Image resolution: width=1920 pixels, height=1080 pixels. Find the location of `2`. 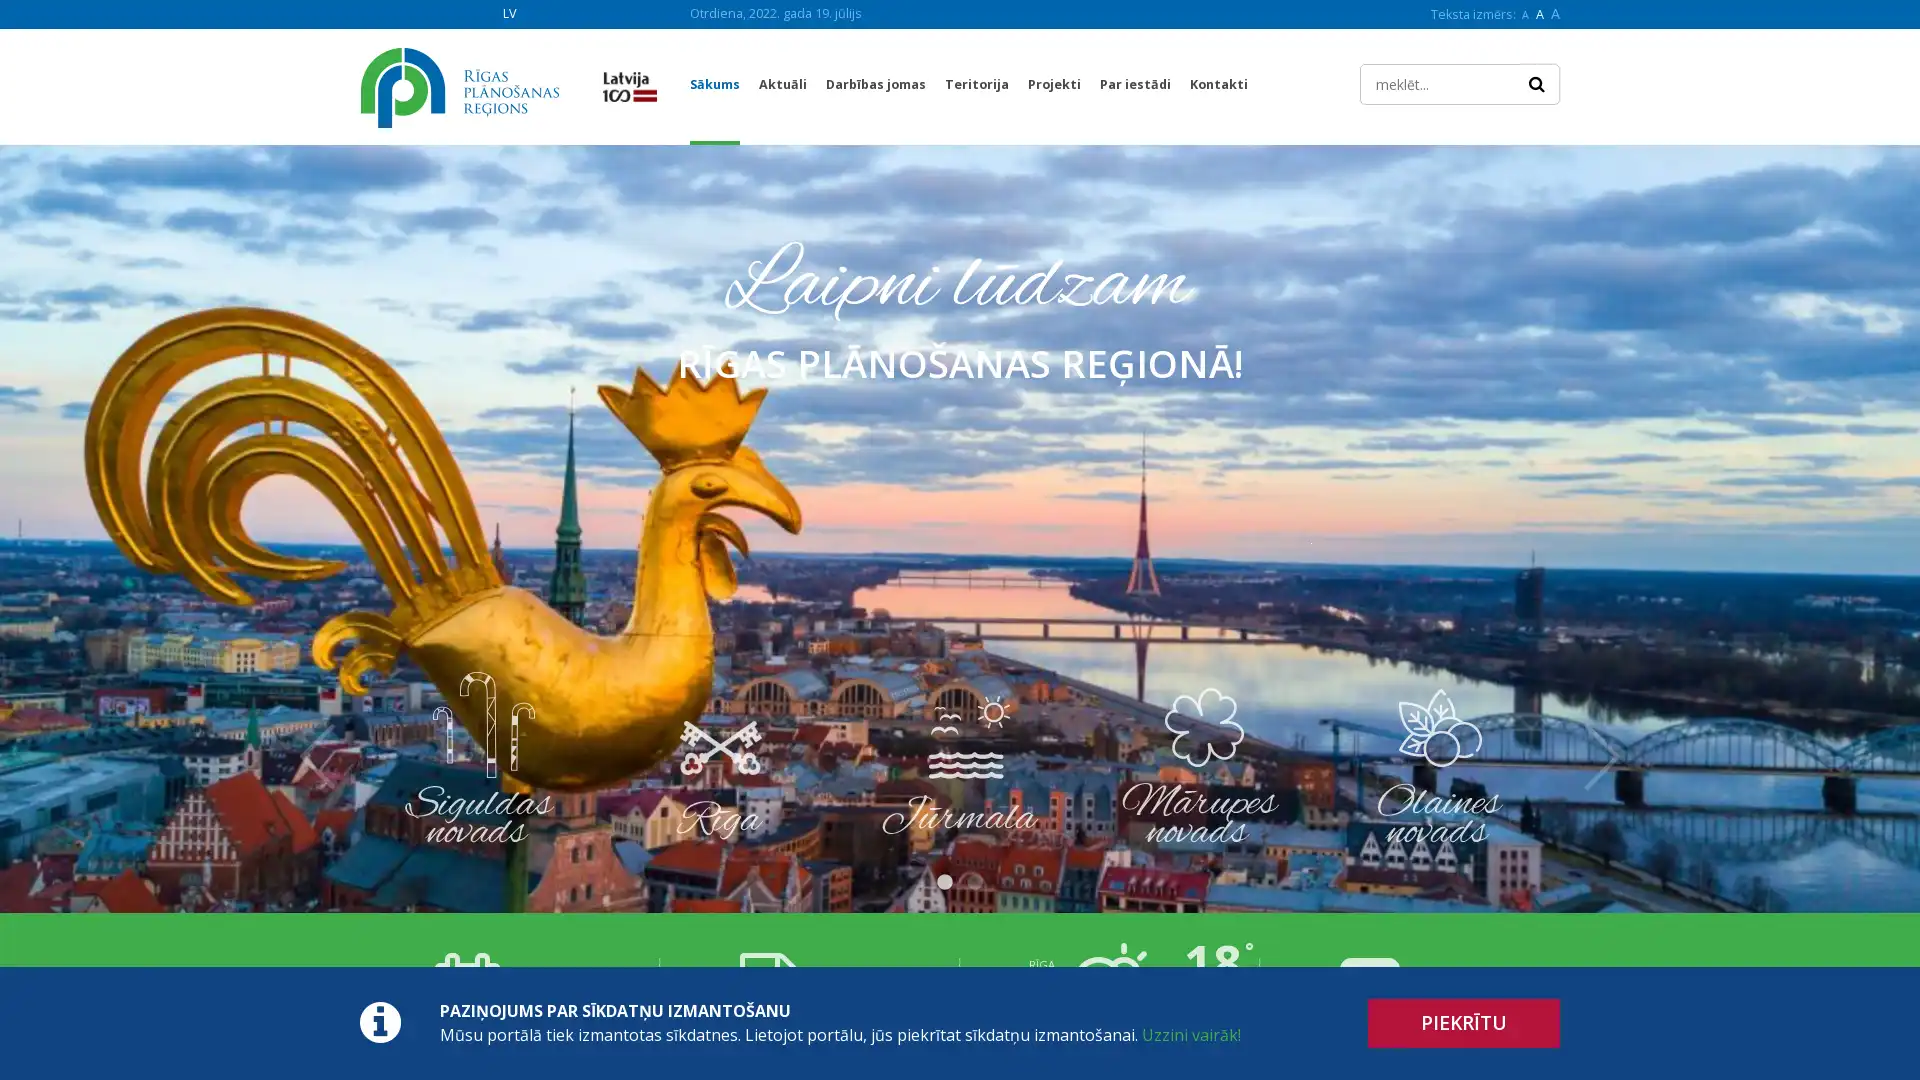

2 is located at coordinates (974, 882).